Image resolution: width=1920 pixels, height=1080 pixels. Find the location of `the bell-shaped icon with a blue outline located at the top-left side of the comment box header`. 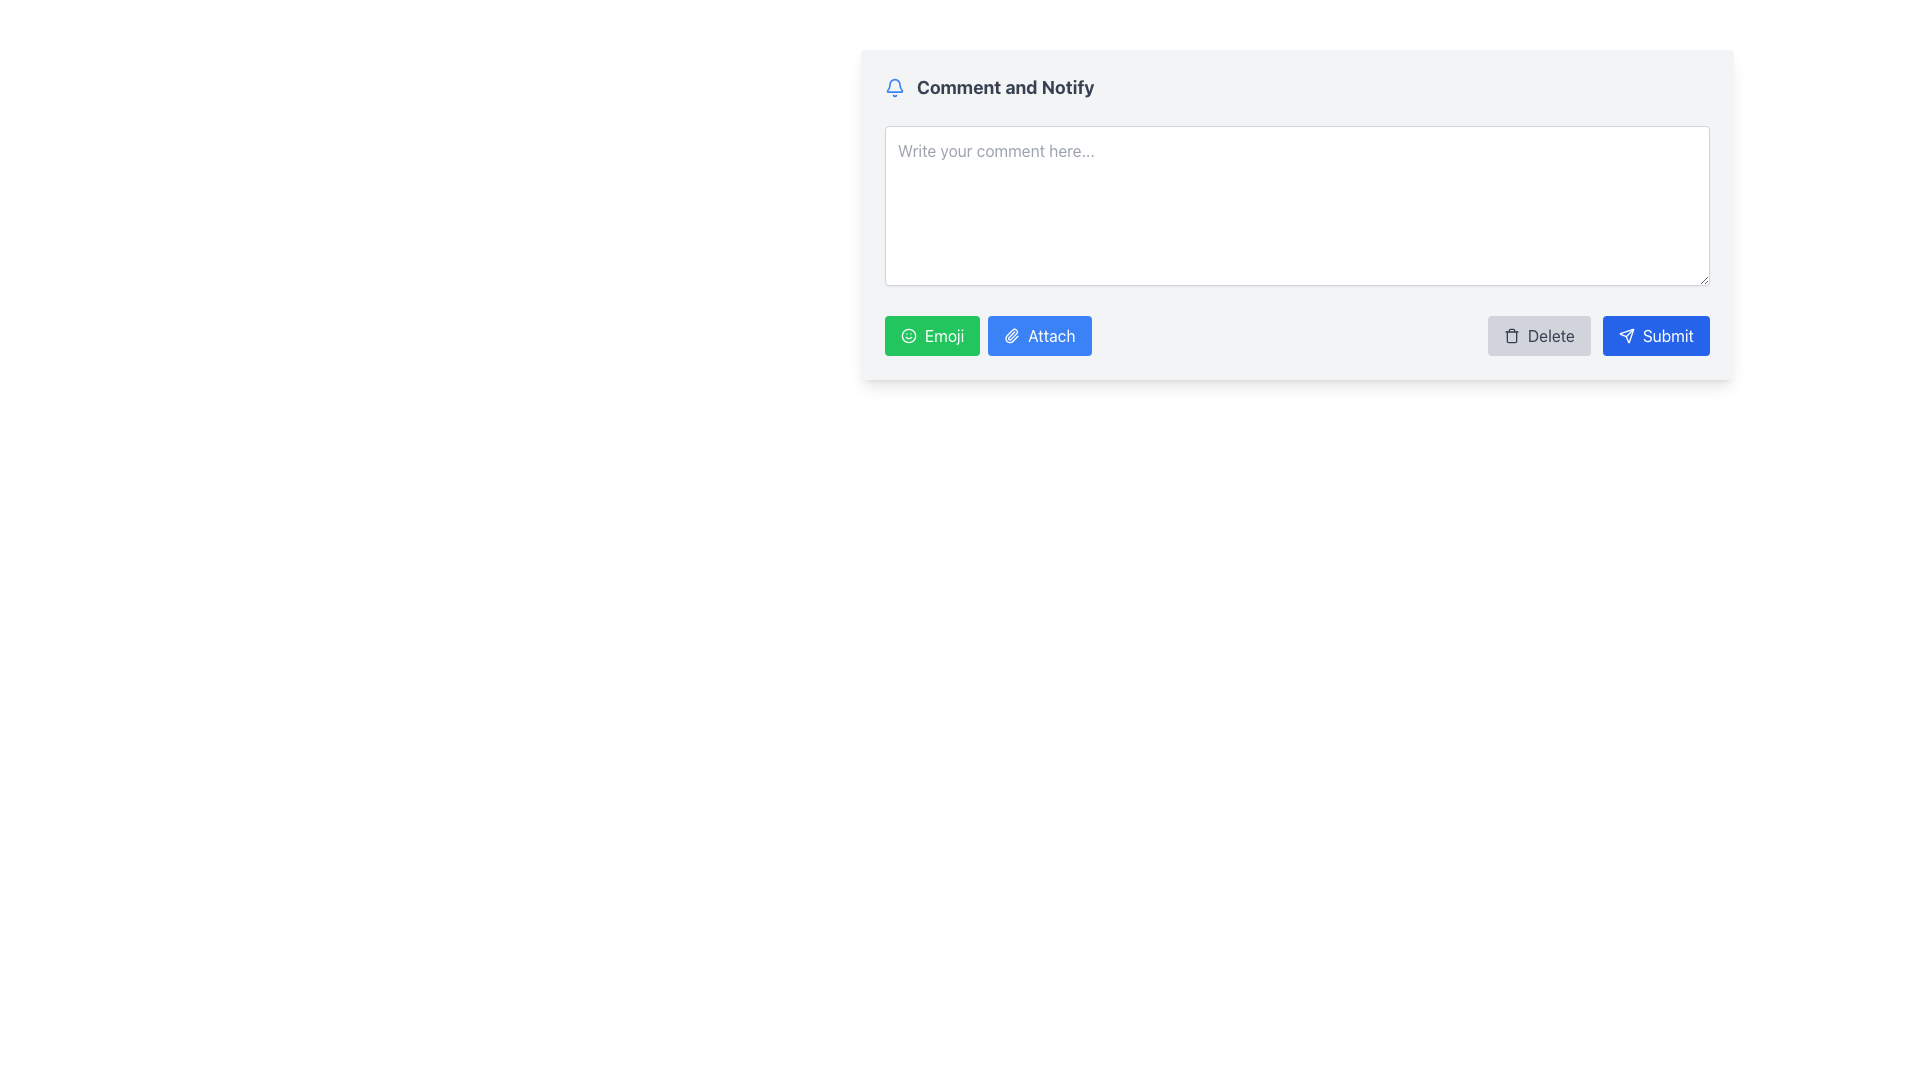

the bell-shaped icon with a blue outline located at the top-left side of the comment box header is located at coordinates (893, 84).